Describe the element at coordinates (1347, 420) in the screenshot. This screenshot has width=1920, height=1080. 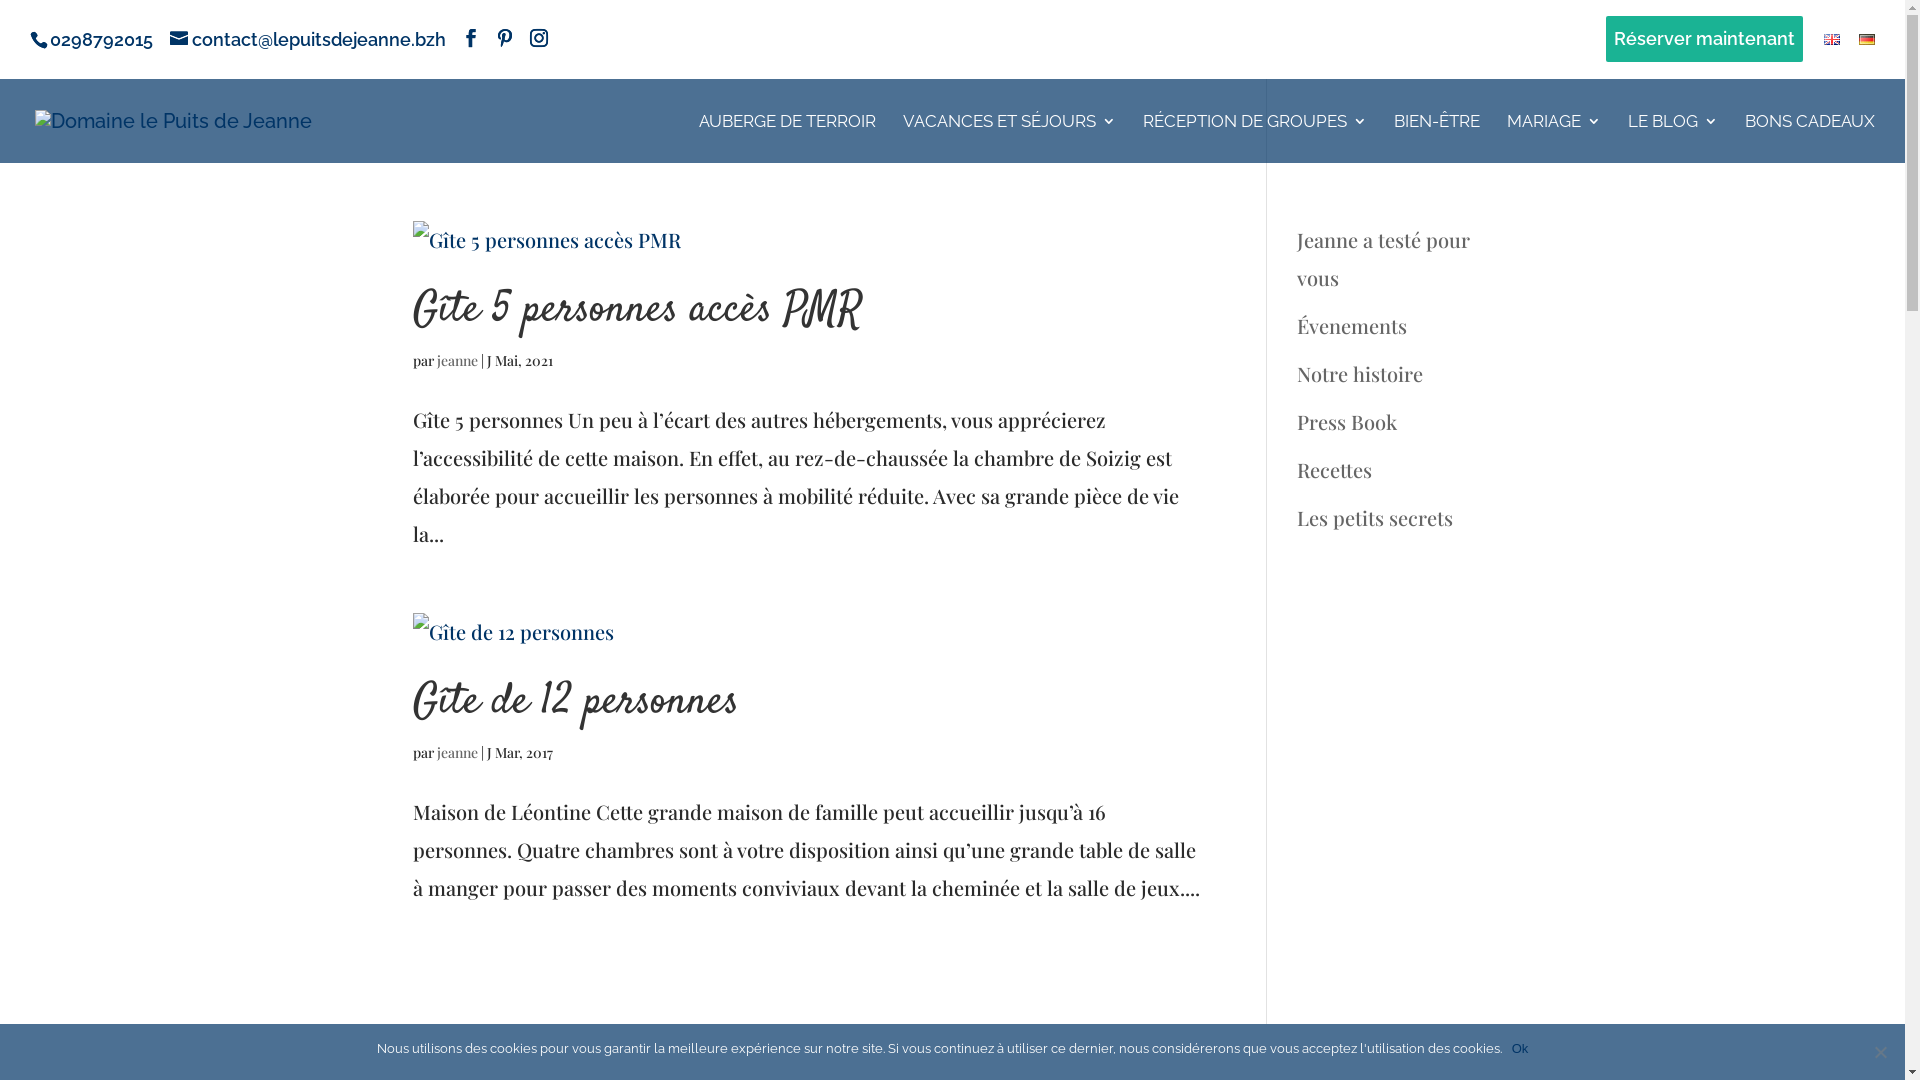
I see `'Press Book'` at that location.